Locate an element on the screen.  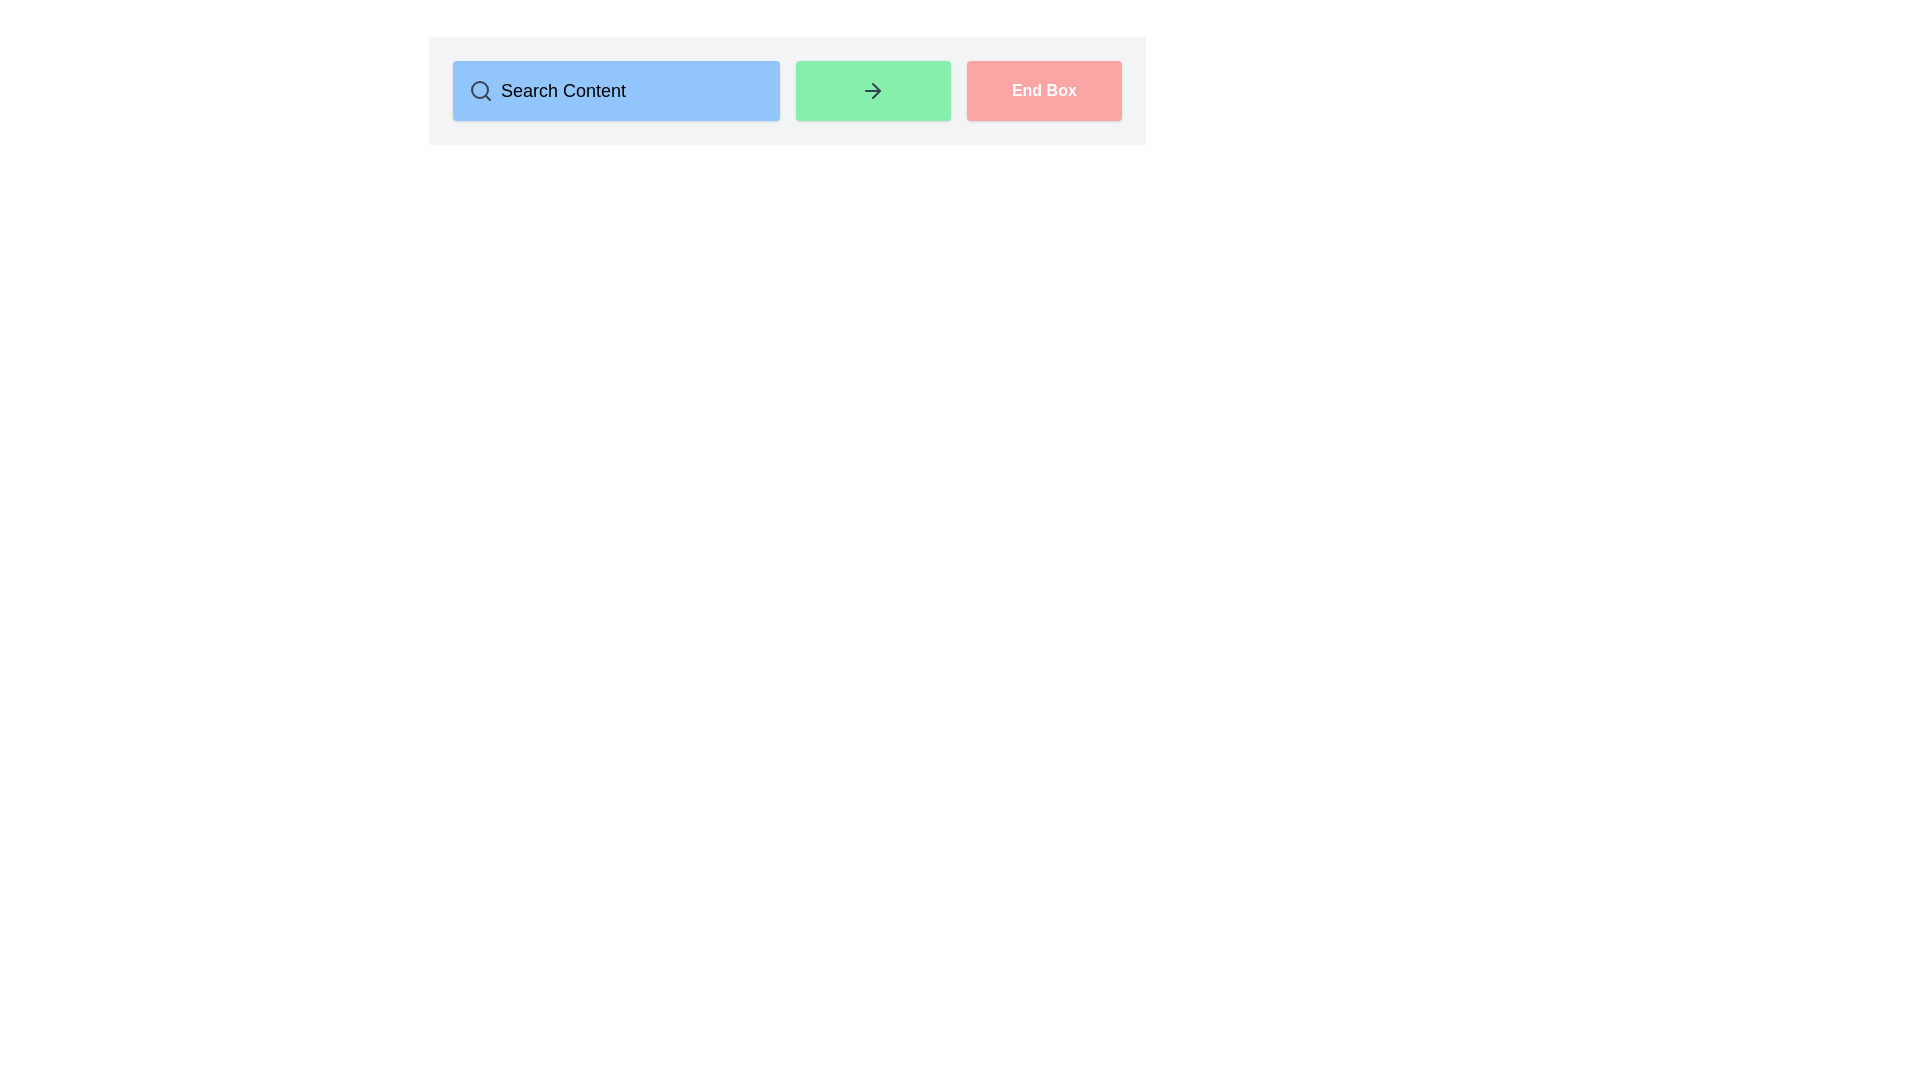
the arrow icon within the green rectangular button that is the second from the left in a group of three horizontally aligned buttons is located at coordinates (876, 91).